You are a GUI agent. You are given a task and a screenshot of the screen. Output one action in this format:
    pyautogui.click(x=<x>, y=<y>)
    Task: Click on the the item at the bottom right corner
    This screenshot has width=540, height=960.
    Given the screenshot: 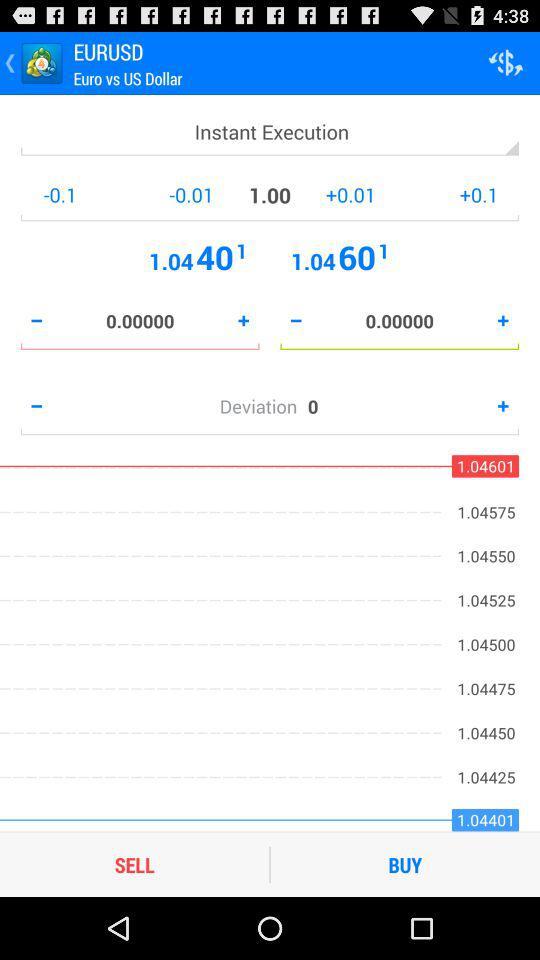 What is the action you would take?
    pyautogui.click(x=405, y=863)
    